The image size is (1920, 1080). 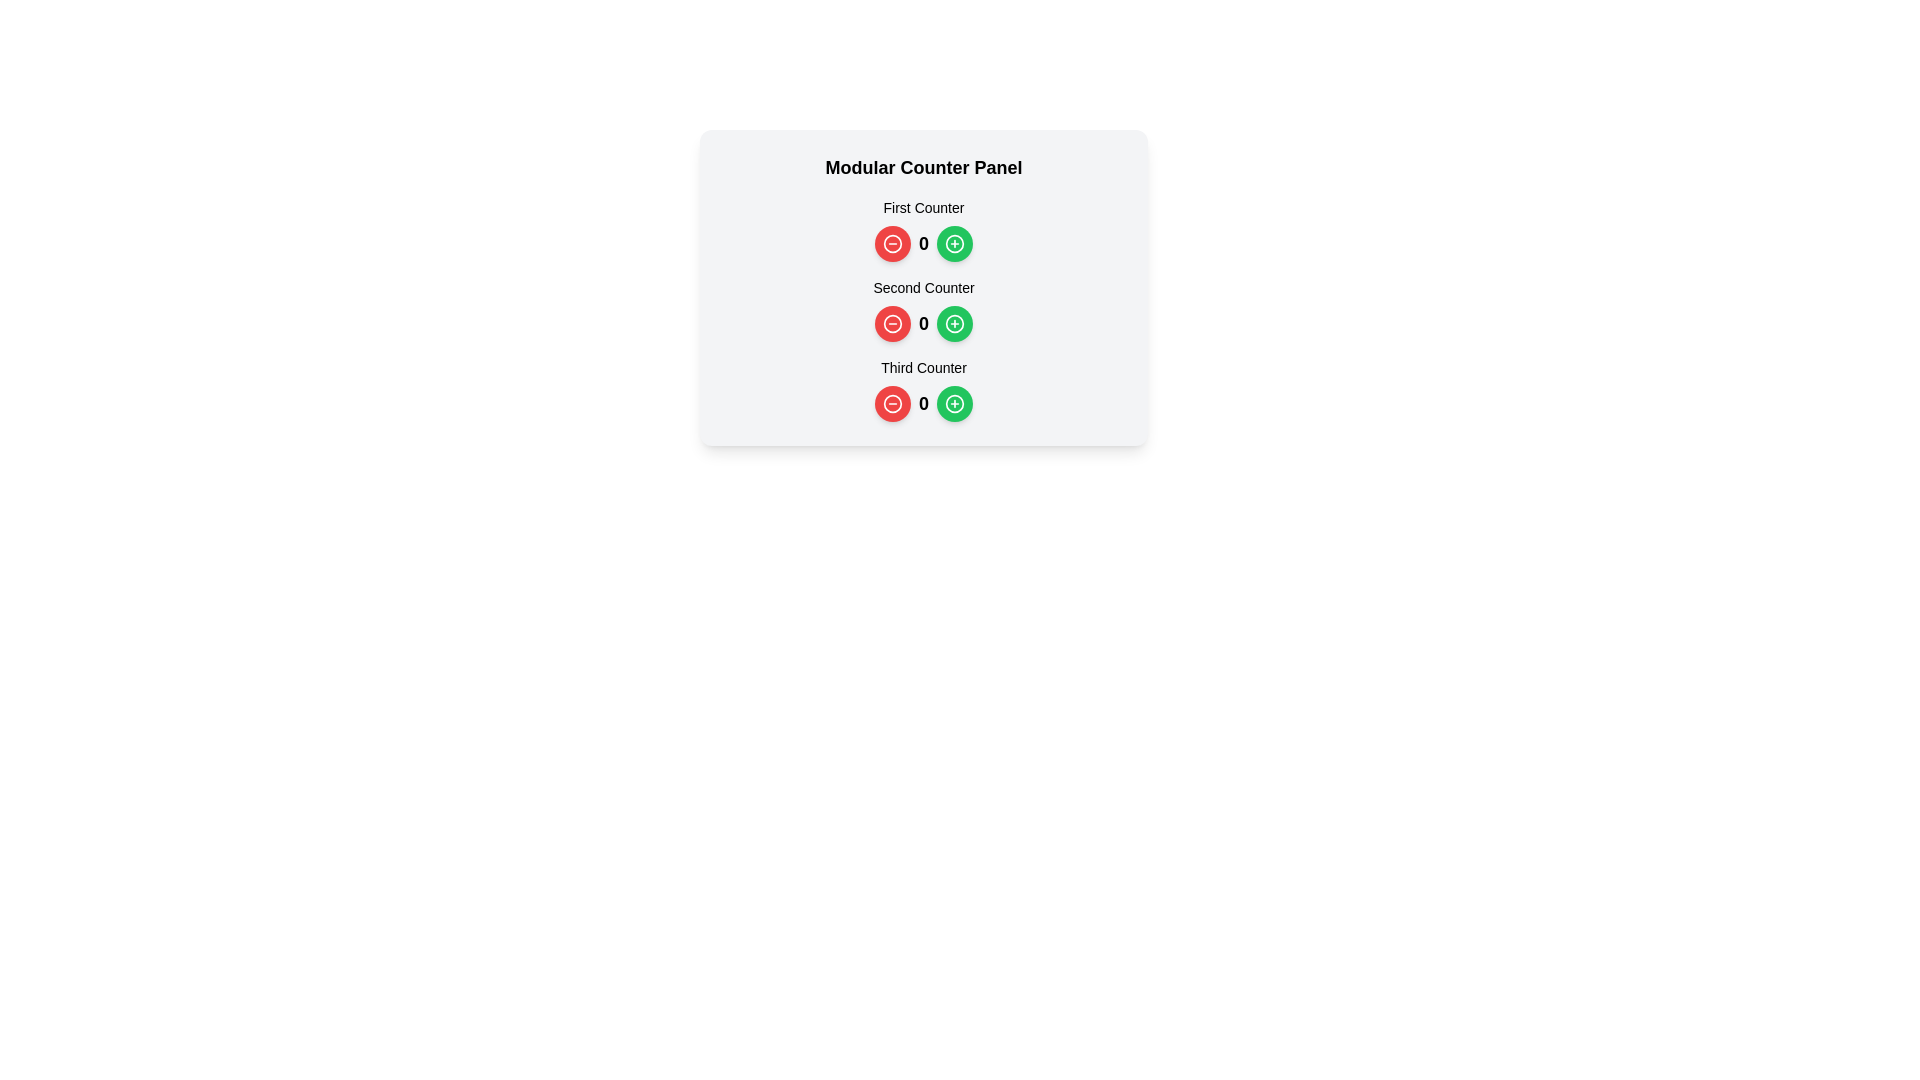 What do you see at coordinates (923, 288) in the screenshot?
I see `the Text Label that denotes the second counter section in the modular counter panel, which is positioned above the interactive buttons and display of the second counter group` at bounding box center [923, 288].